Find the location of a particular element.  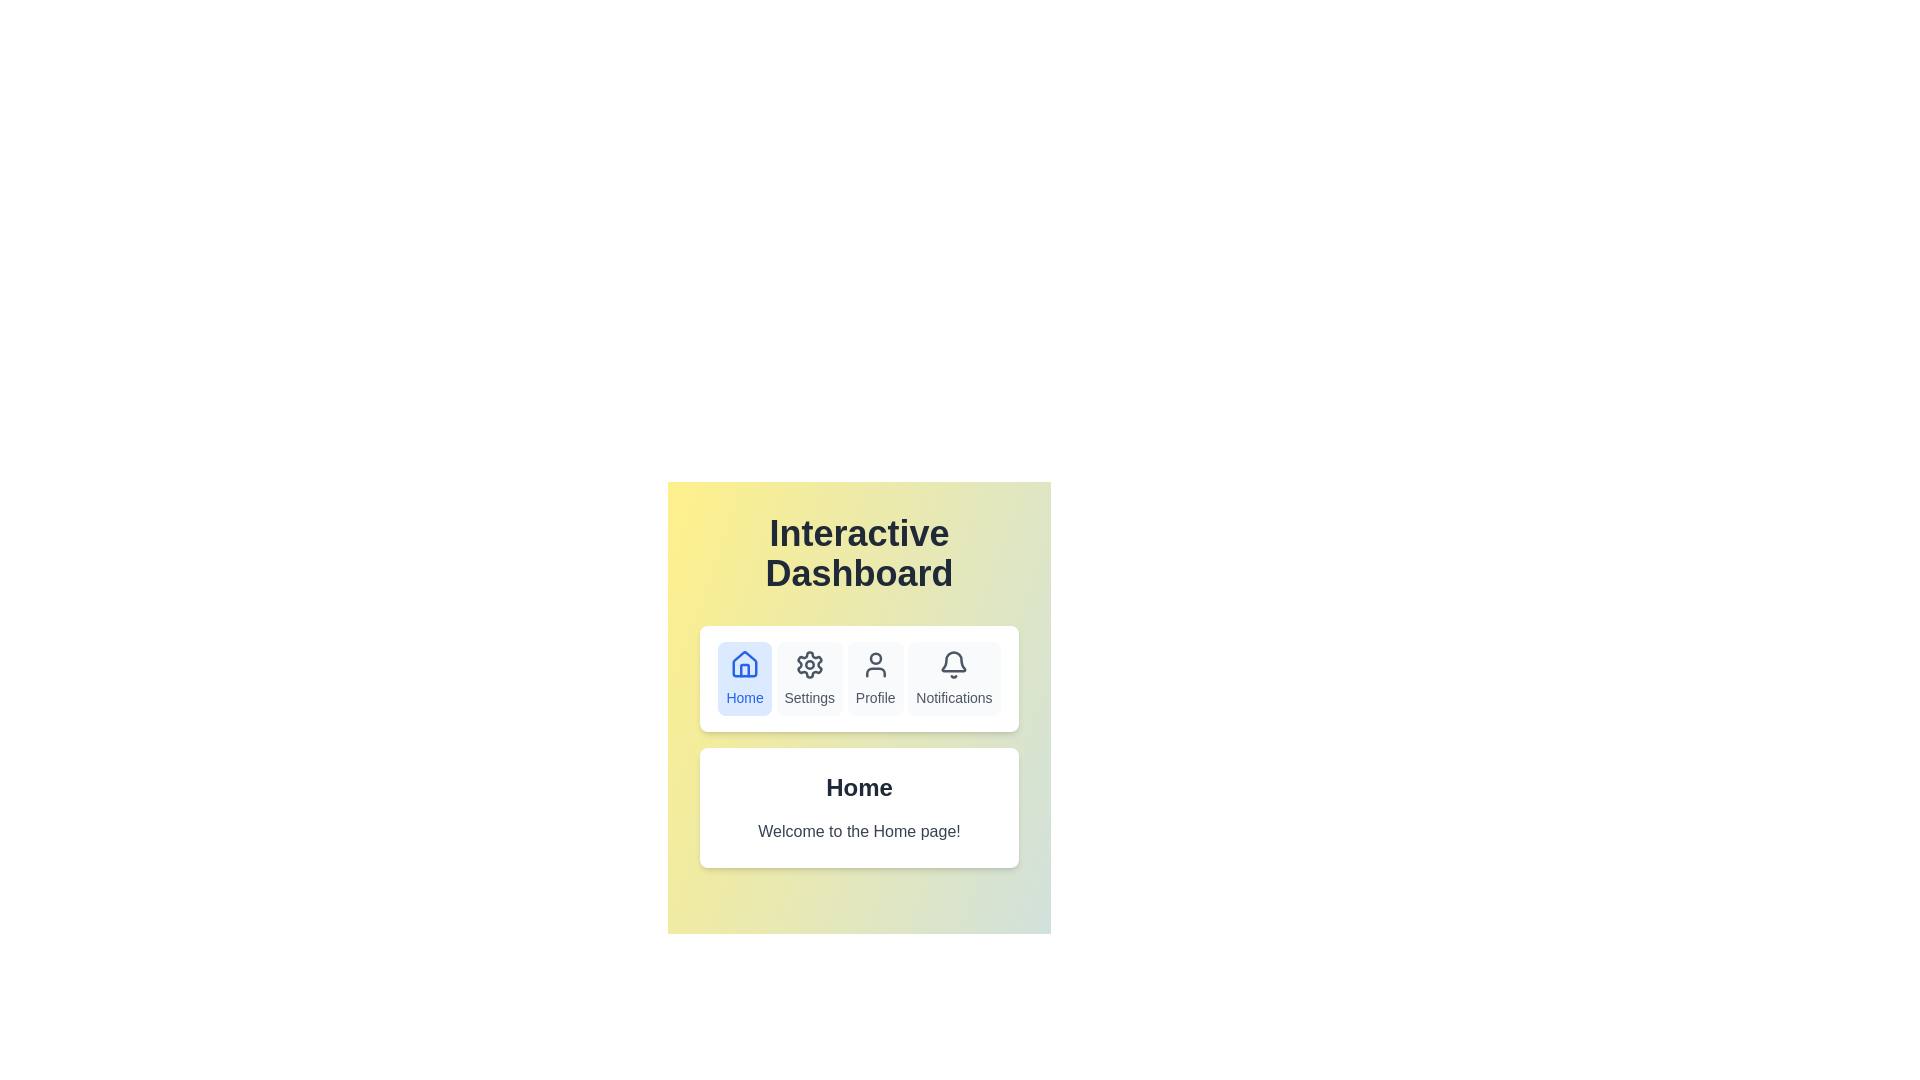

the Notifications tab in the navigation bar is located at coordinates (953, 677).